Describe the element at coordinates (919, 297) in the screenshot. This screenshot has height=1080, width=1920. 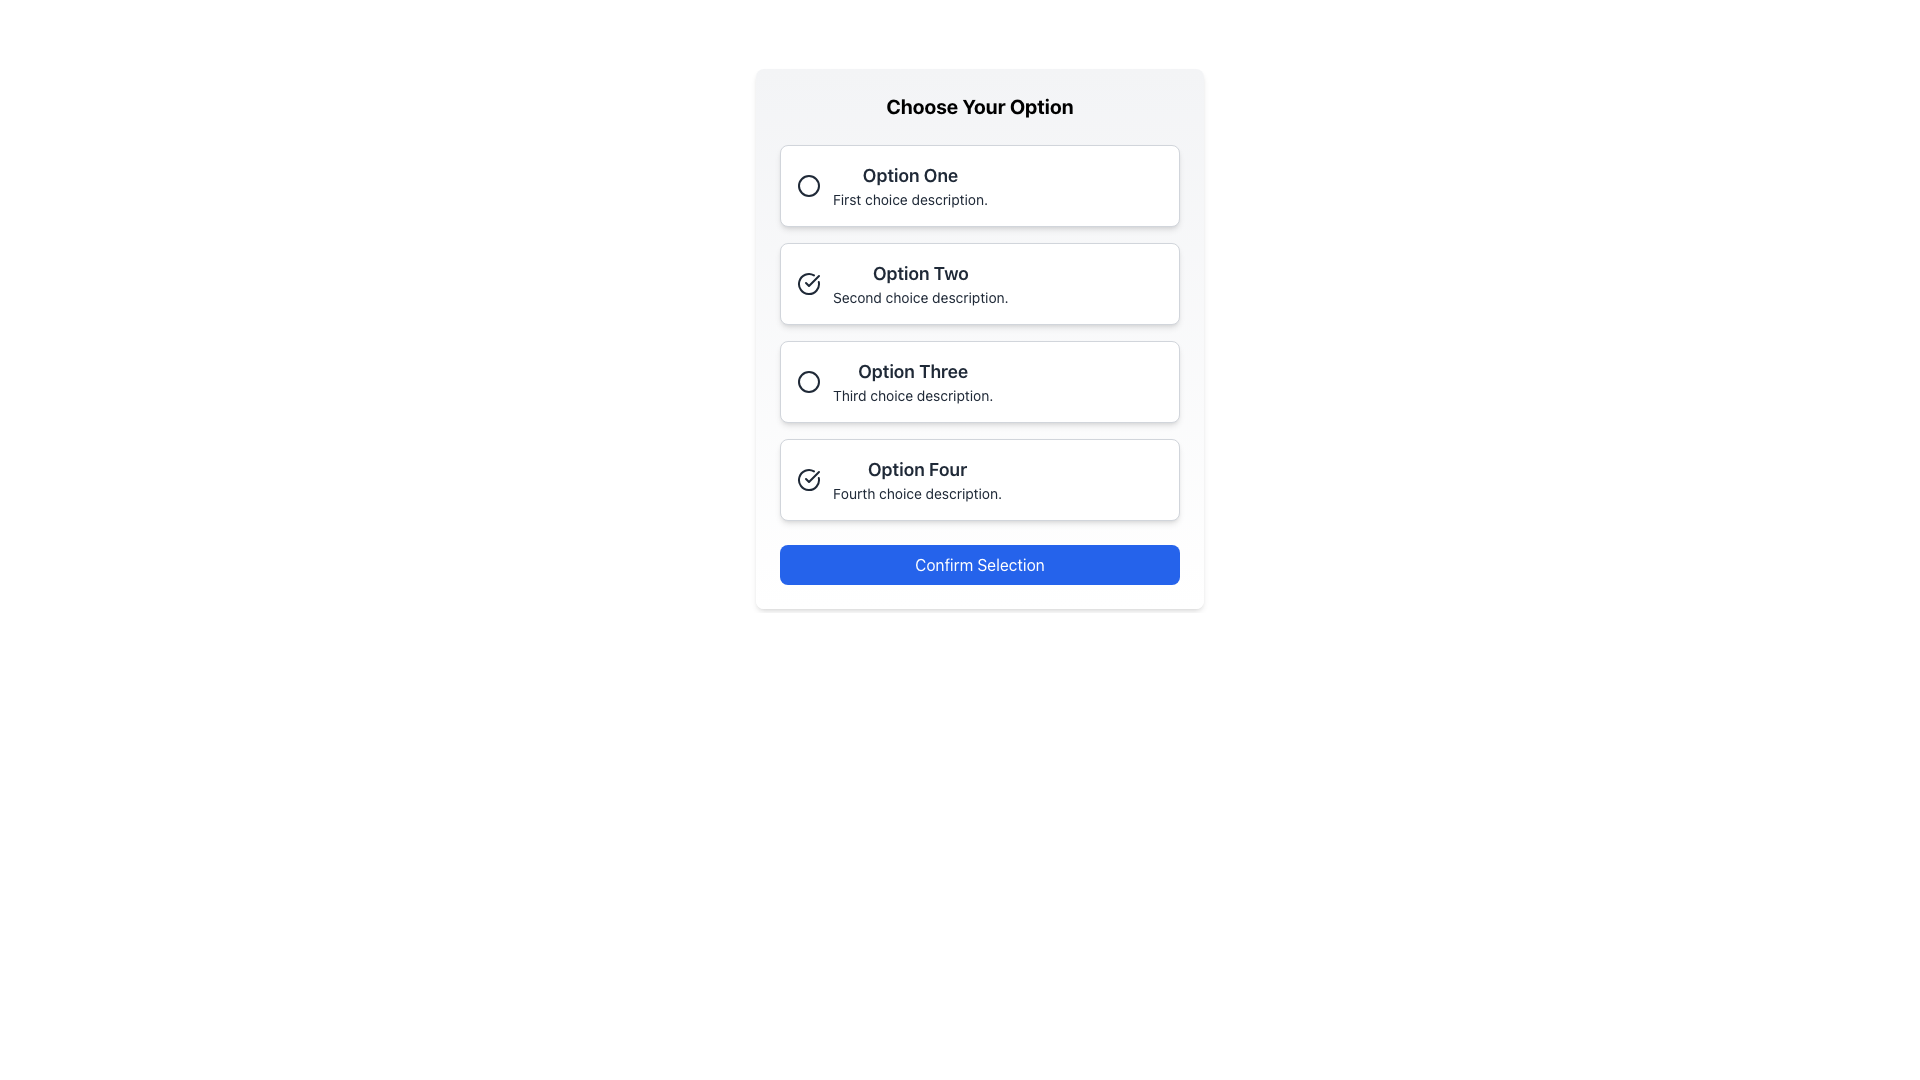
I see `text label that contains the snippet 'Second choice description.' located under the 'Option Two' header` at that location.